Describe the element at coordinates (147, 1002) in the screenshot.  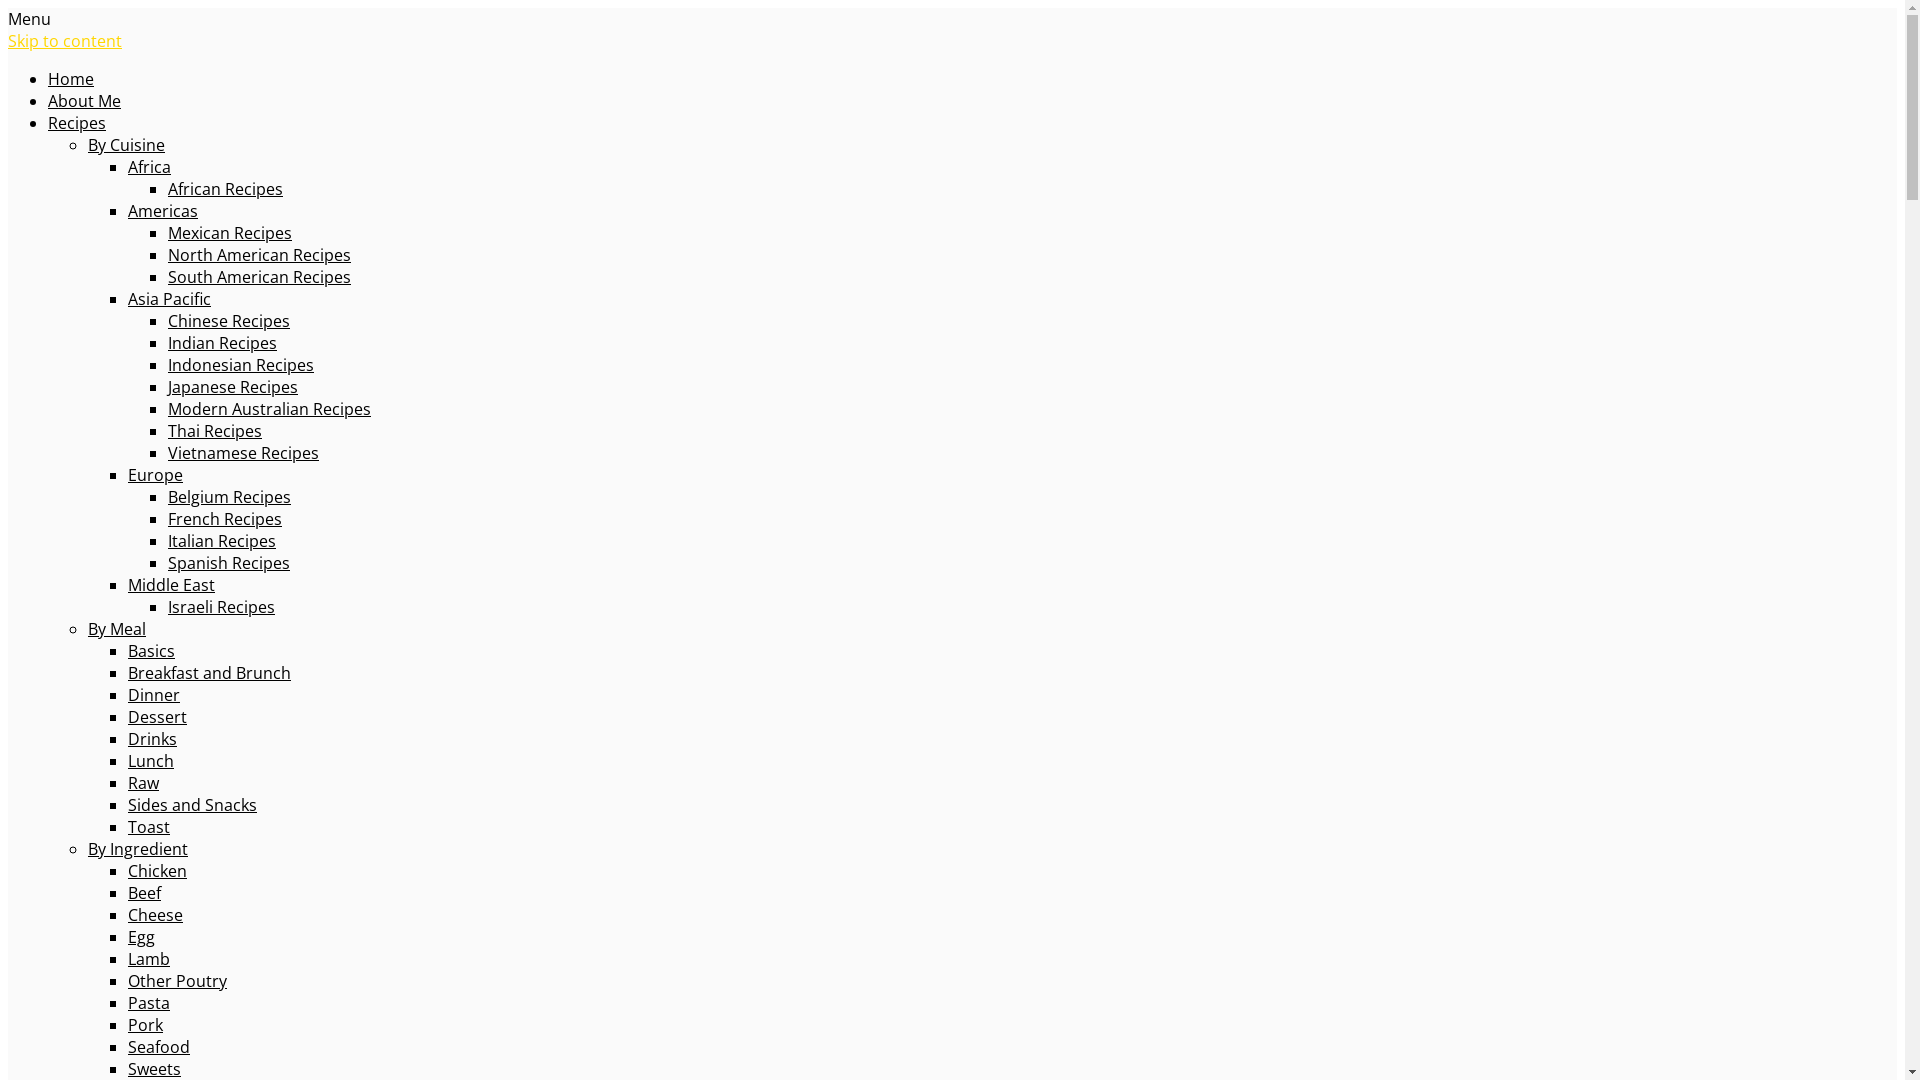
I see `'Pasta'` at that location.